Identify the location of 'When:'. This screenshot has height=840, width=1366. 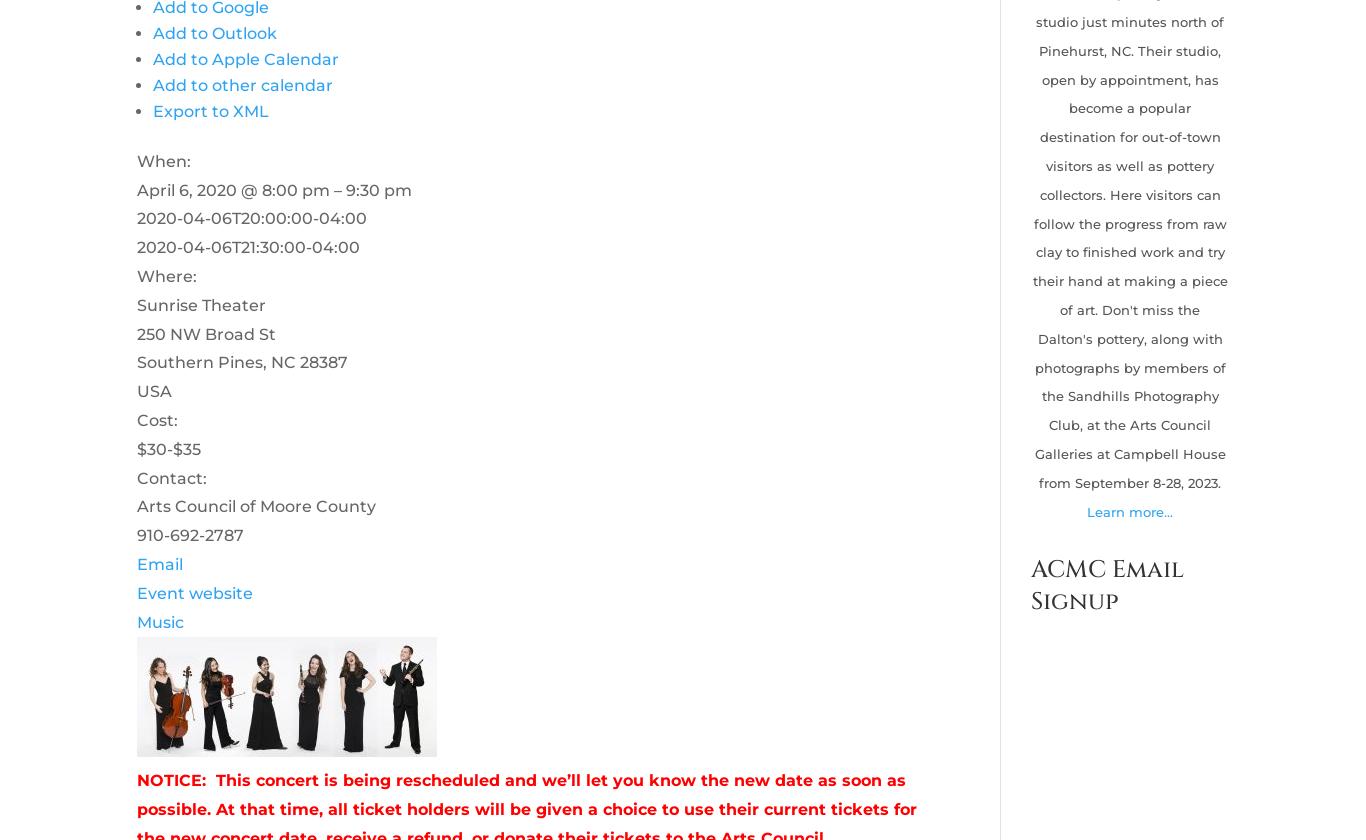
(161, 160).